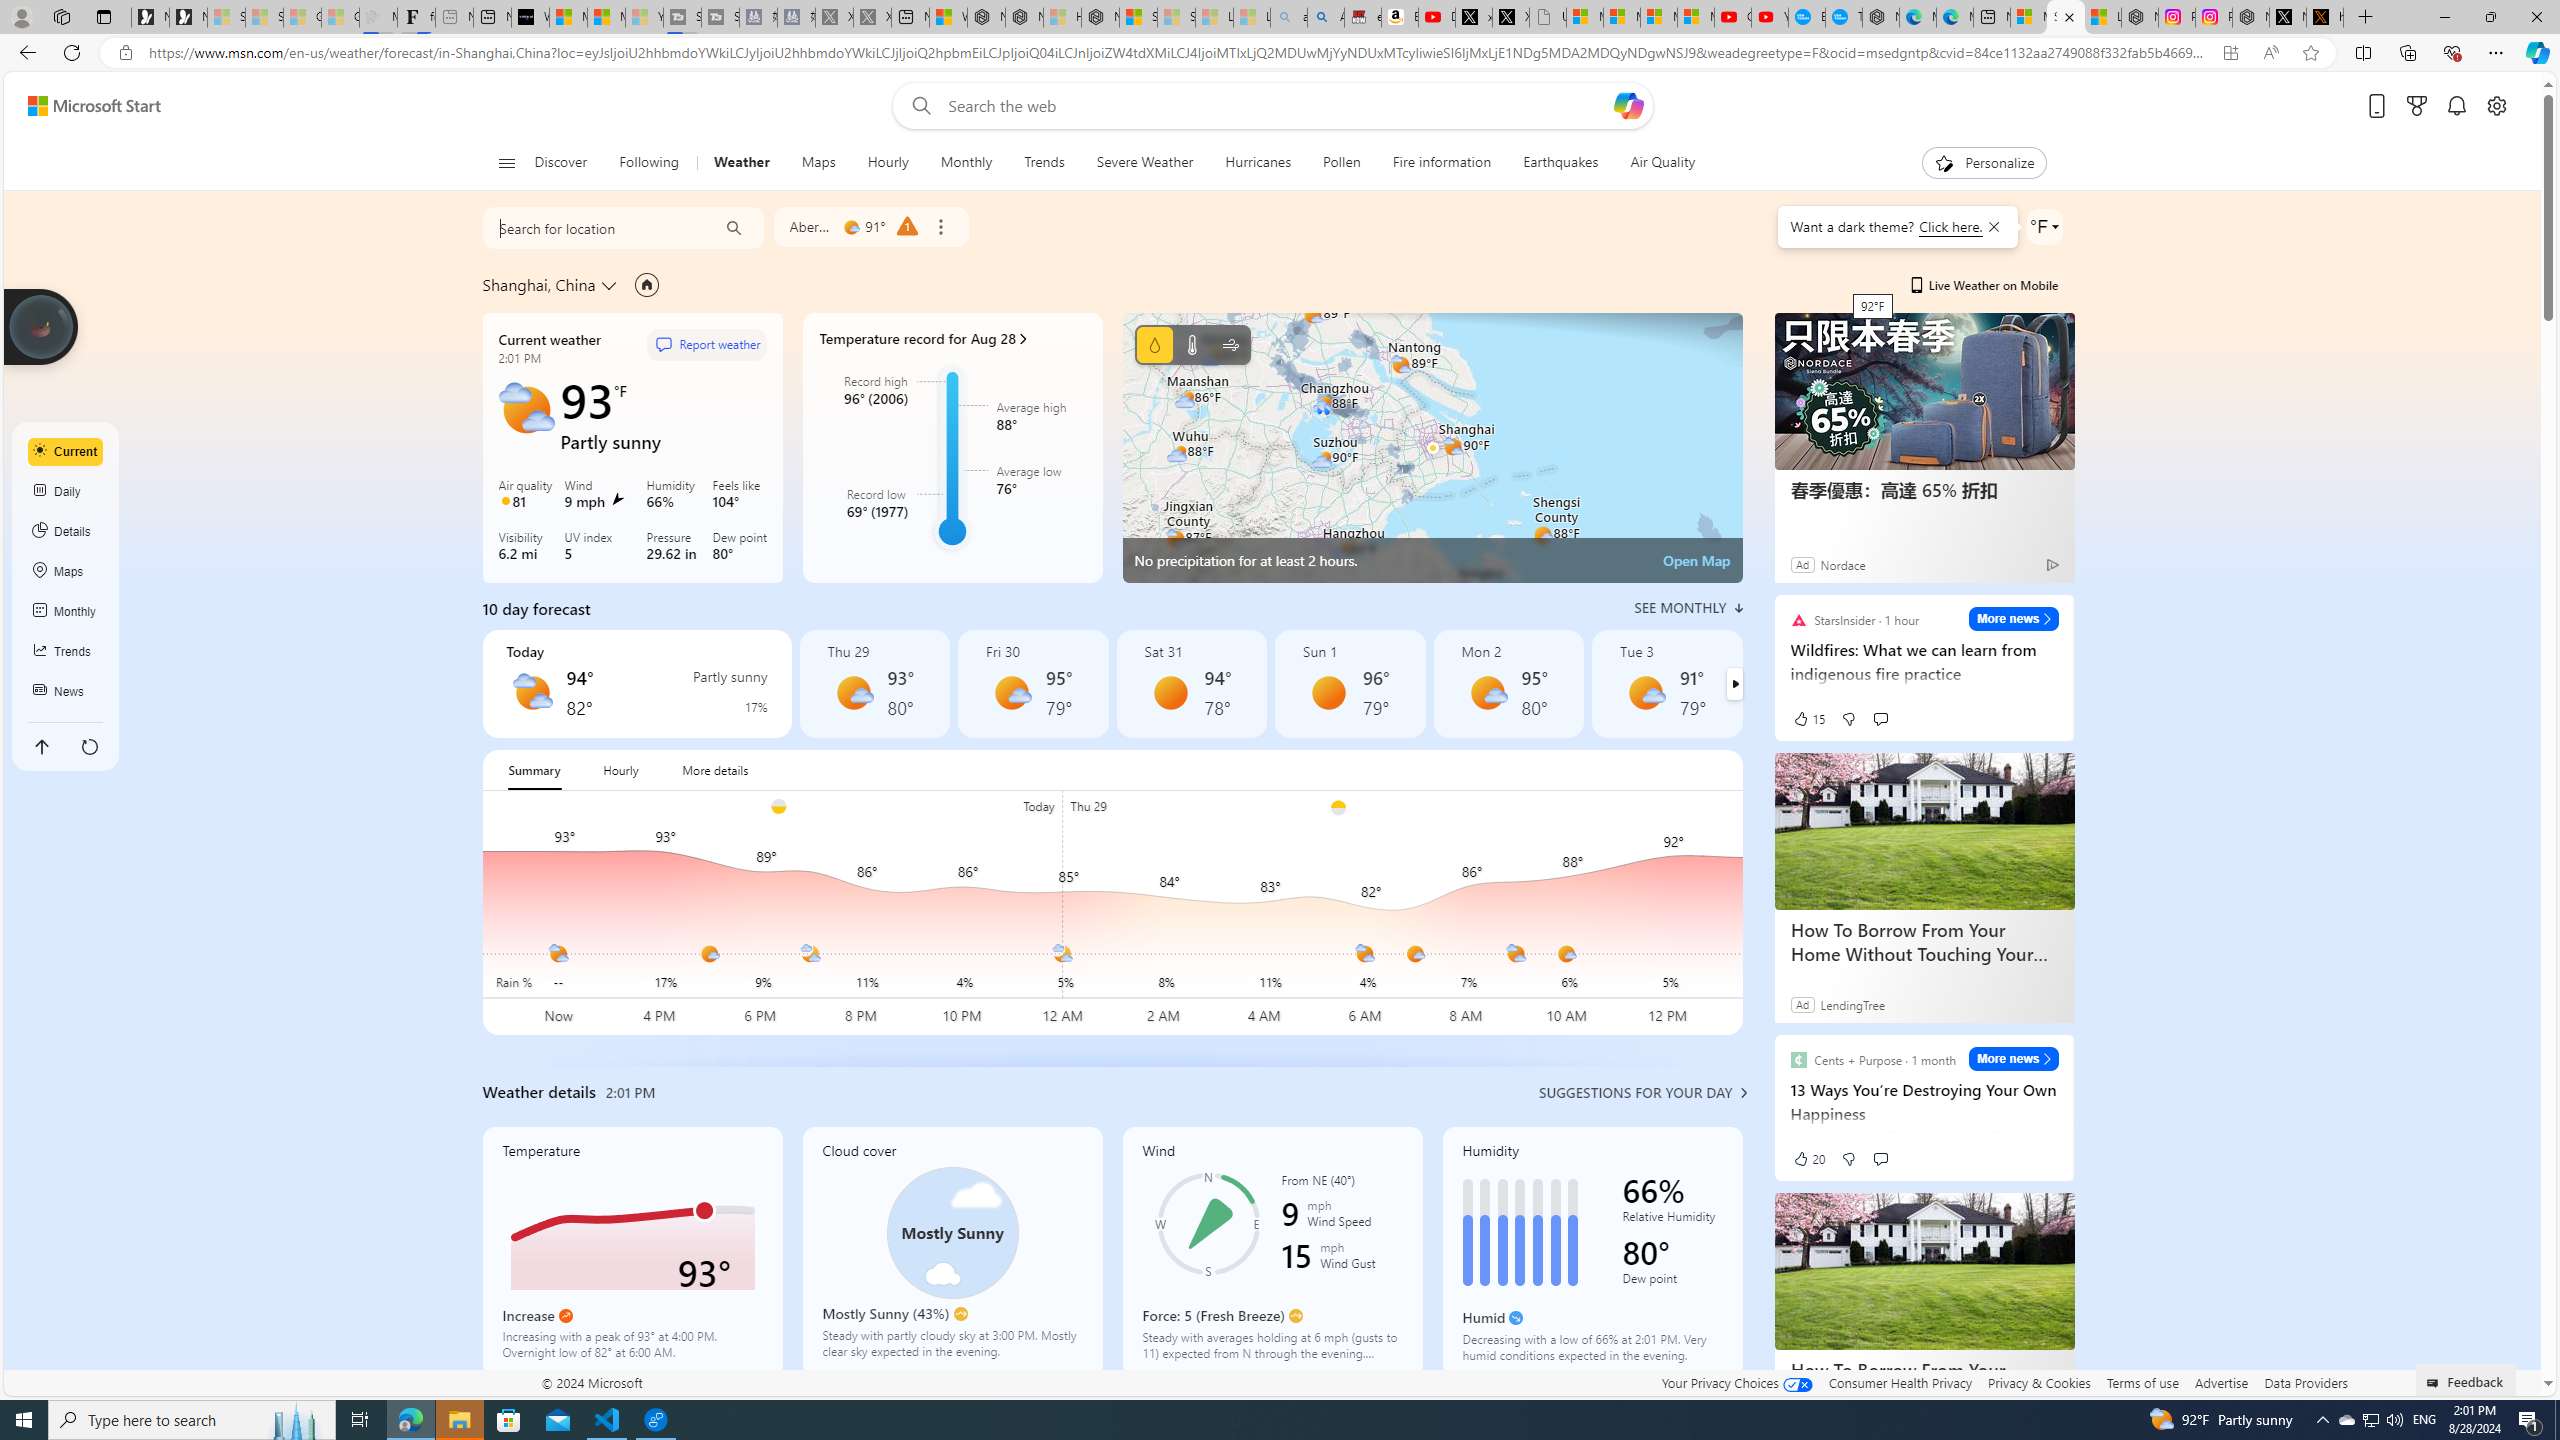 This screenshot has width=2560, height=1440. Describe the element at coordinates (1144, 162) in the screenshot. I see `'Severe Weather'` at that location.